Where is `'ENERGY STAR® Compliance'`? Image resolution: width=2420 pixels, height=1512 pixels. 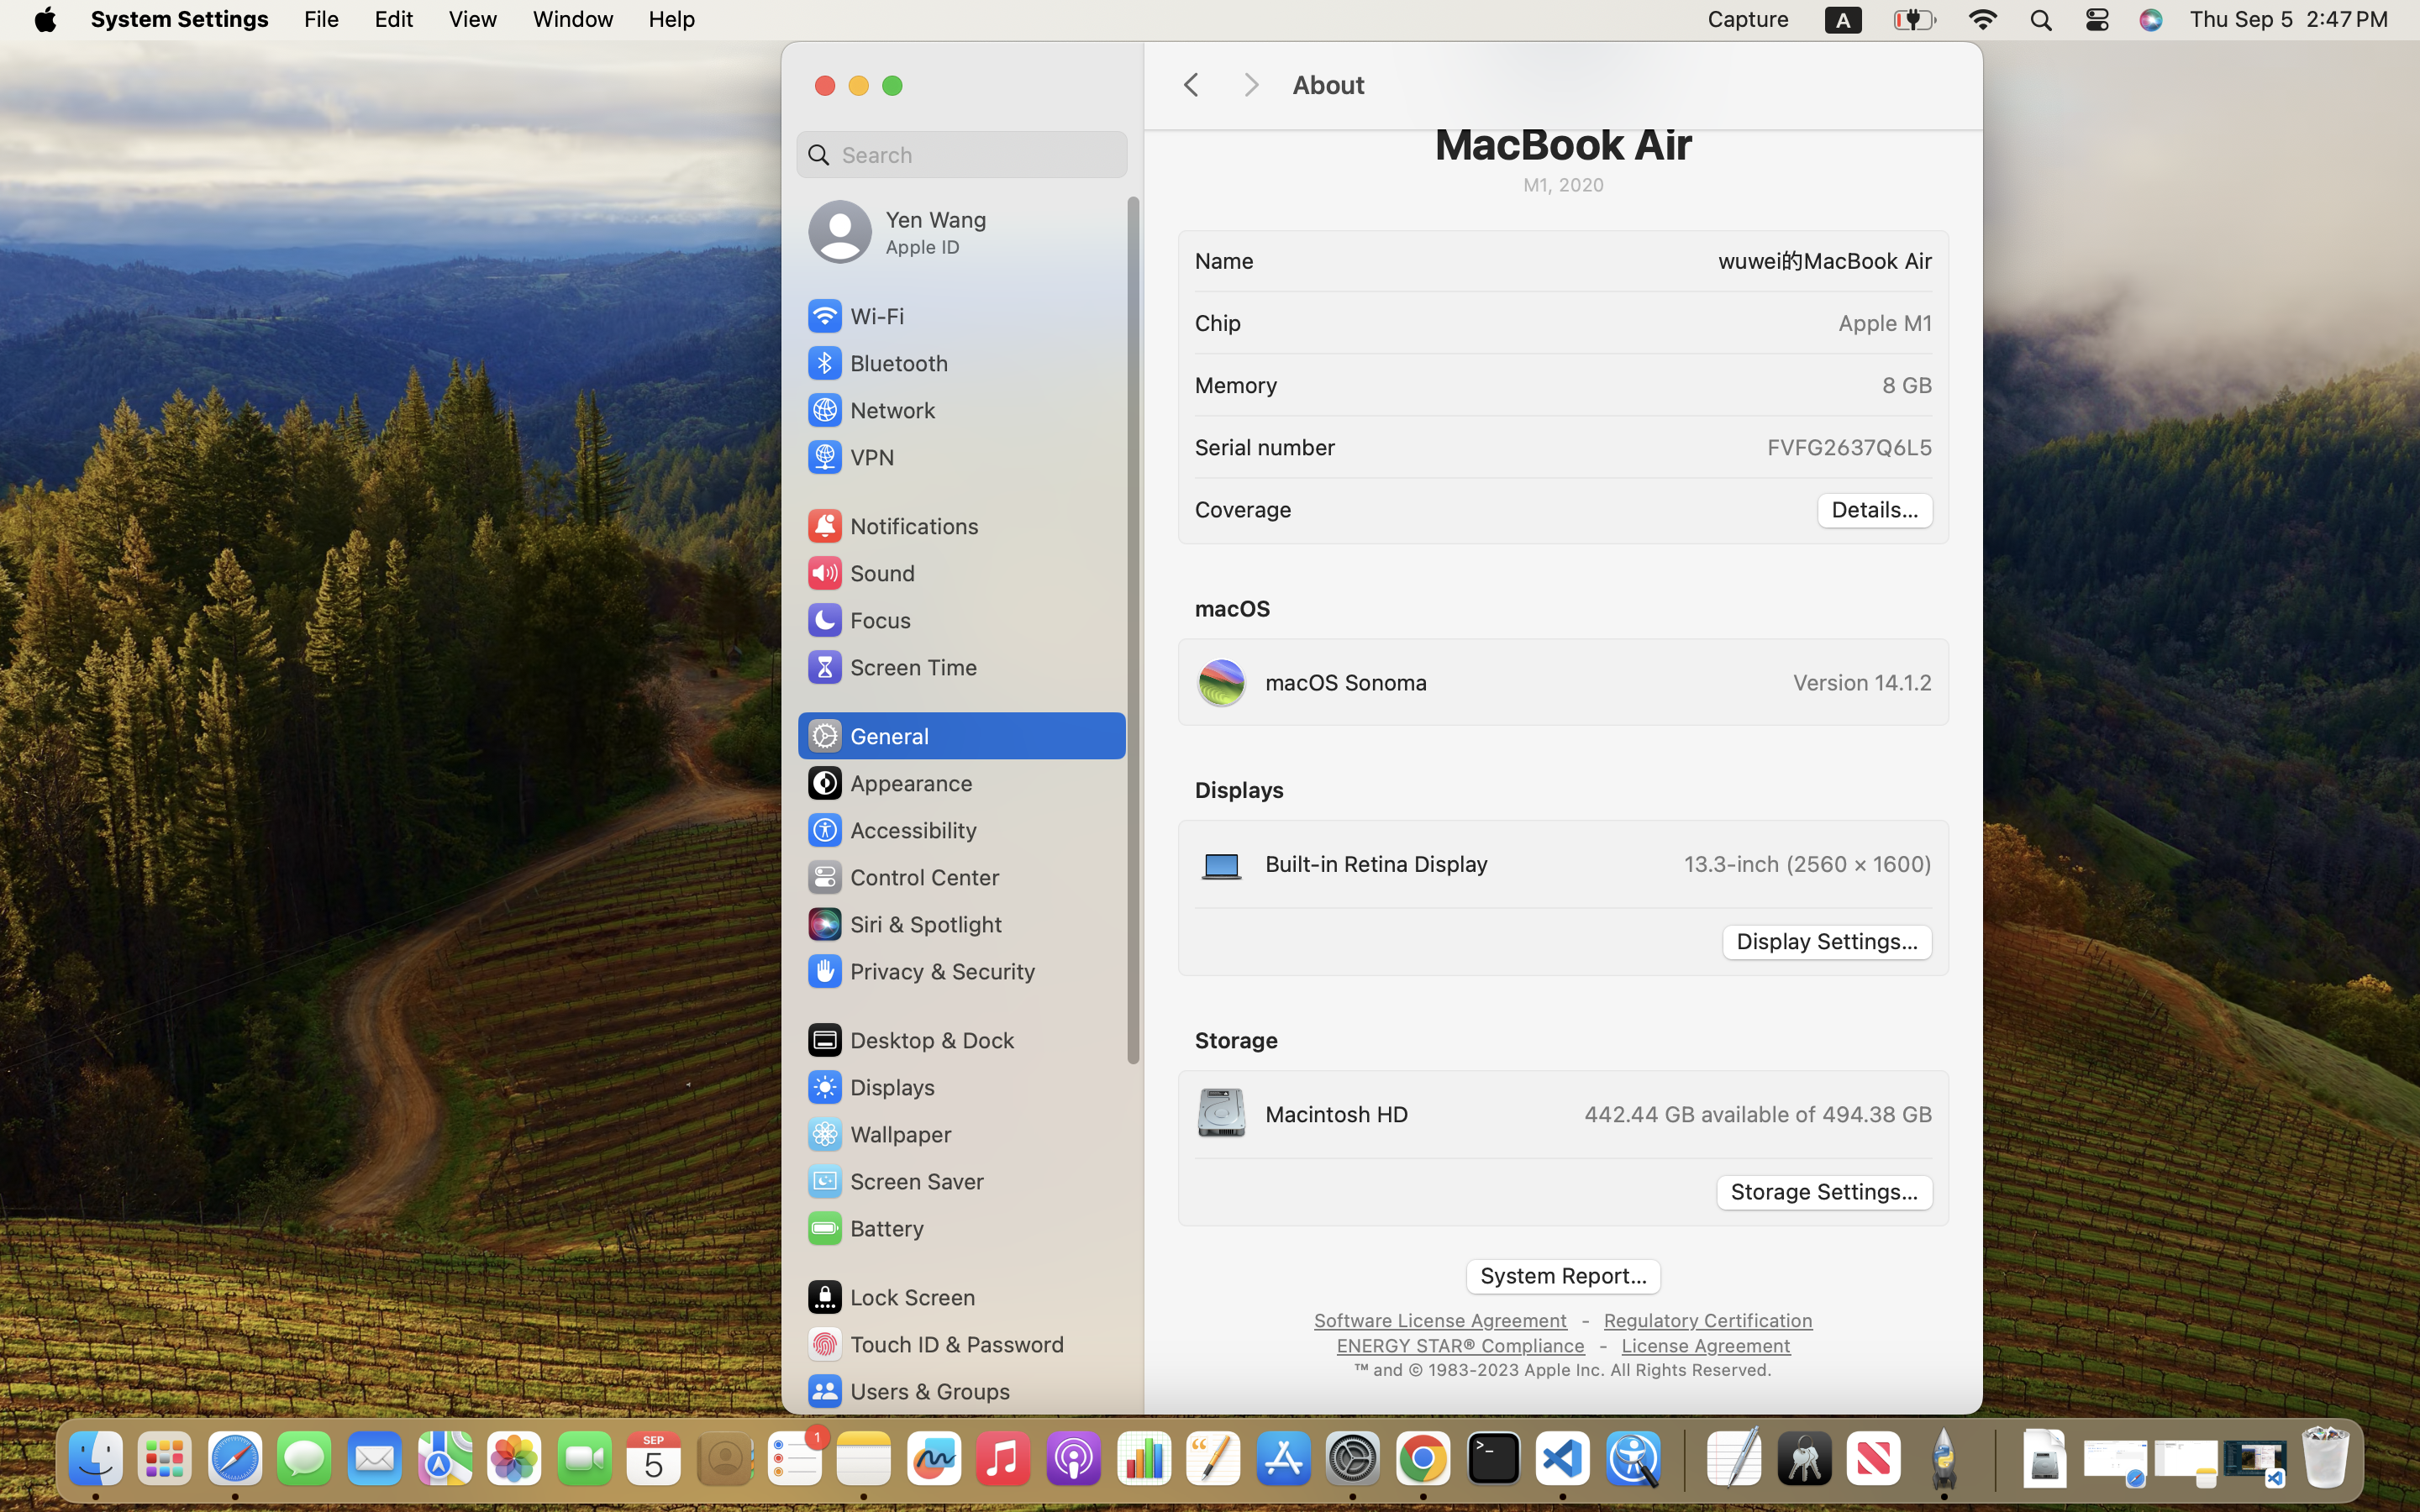 'ENERGY STAR® Compliance' is located at coordinates (1460, 1343).